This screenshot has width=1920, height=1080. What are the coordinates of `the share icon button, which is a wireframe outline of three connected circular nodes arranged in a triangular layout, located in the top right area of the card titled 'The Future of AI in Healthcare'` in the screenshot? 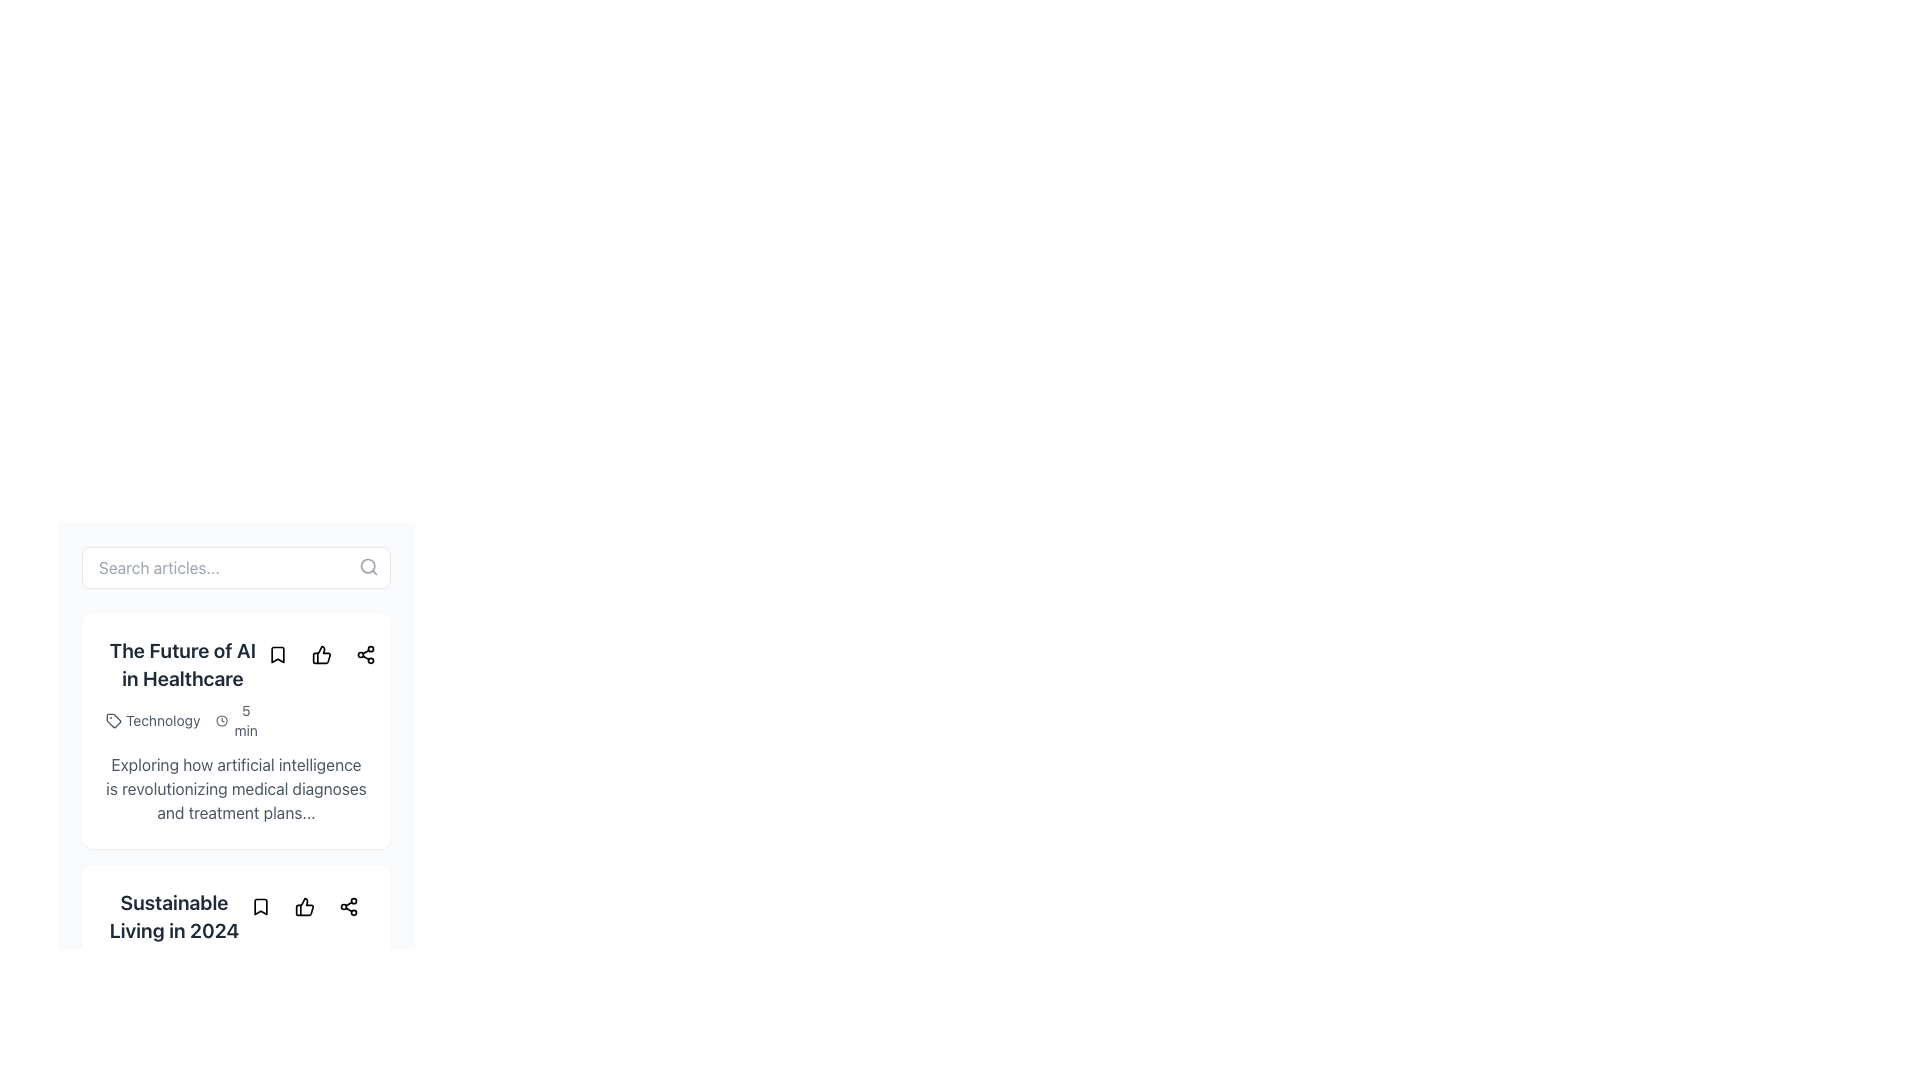 It's located at (365, 655).